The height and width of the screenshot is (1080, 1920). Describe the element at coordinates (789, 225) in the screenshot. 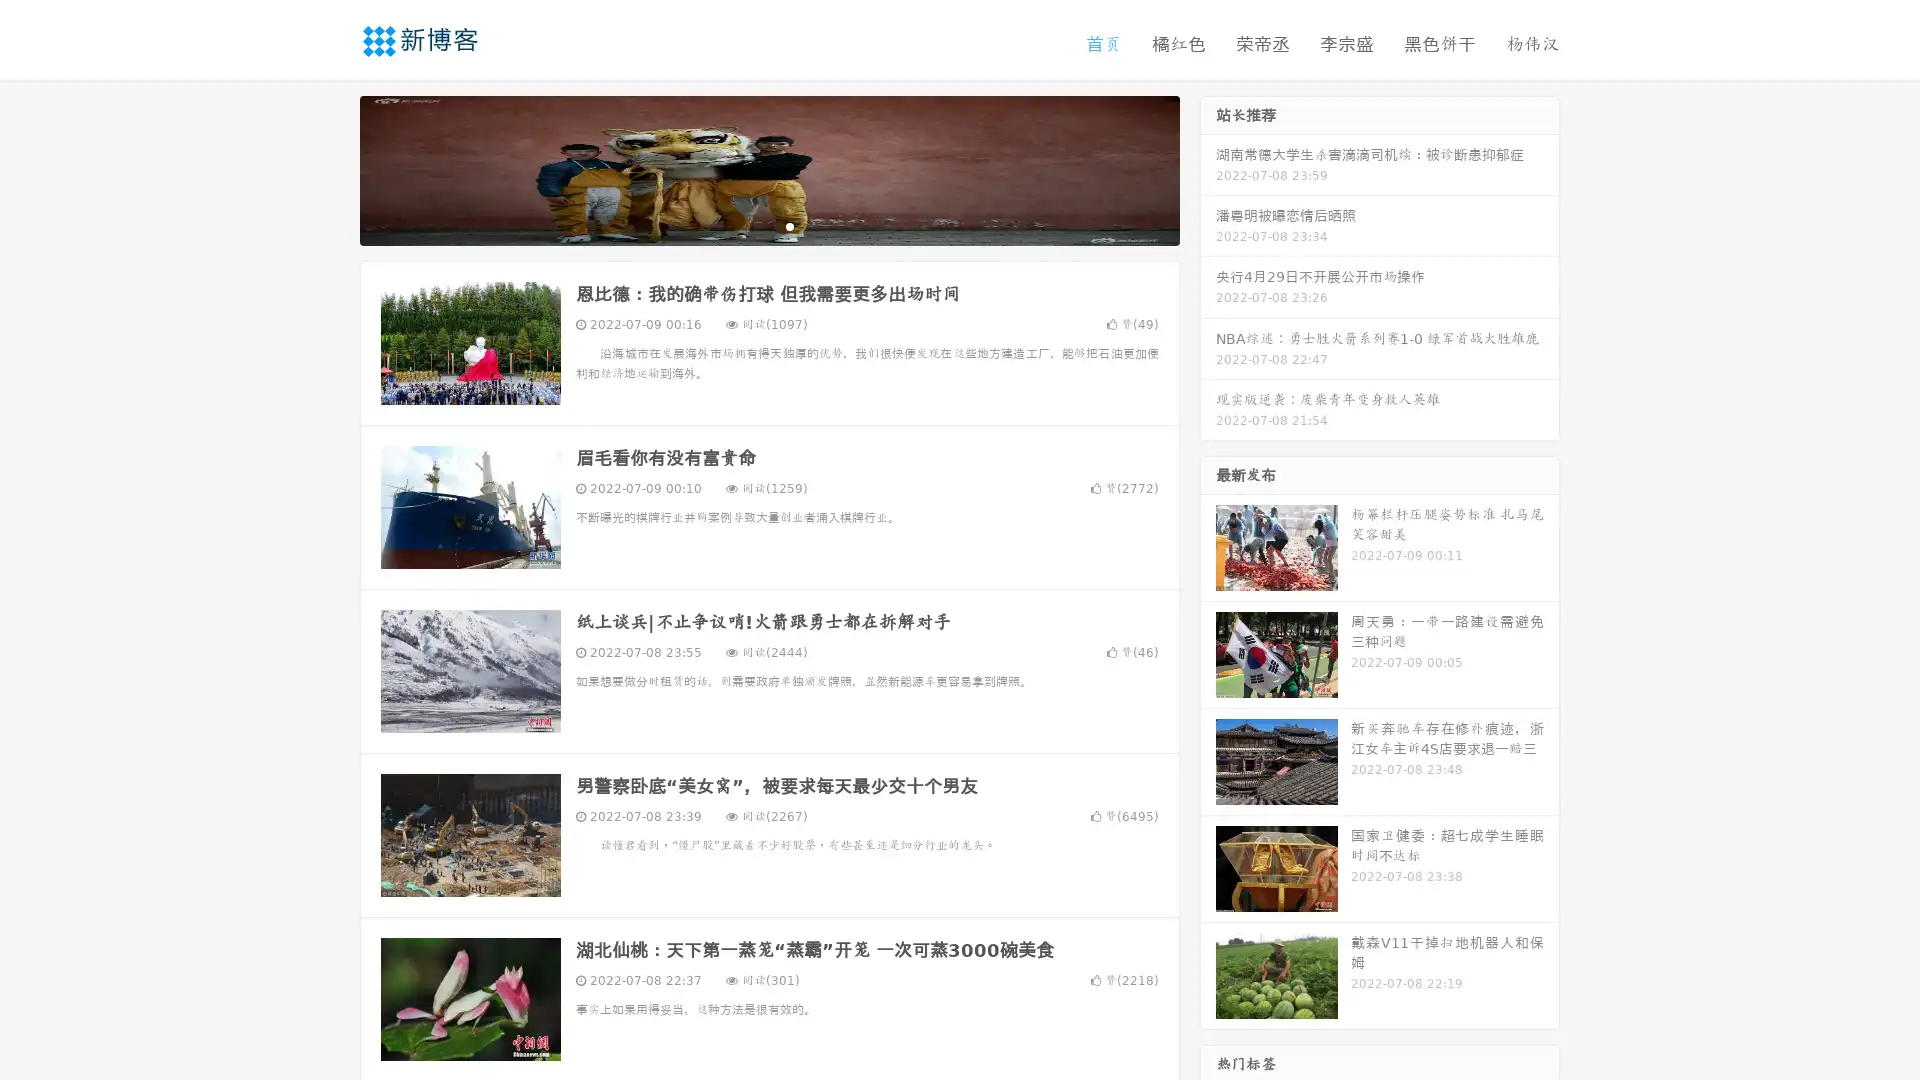

I see `Go to slide 3` at that location.